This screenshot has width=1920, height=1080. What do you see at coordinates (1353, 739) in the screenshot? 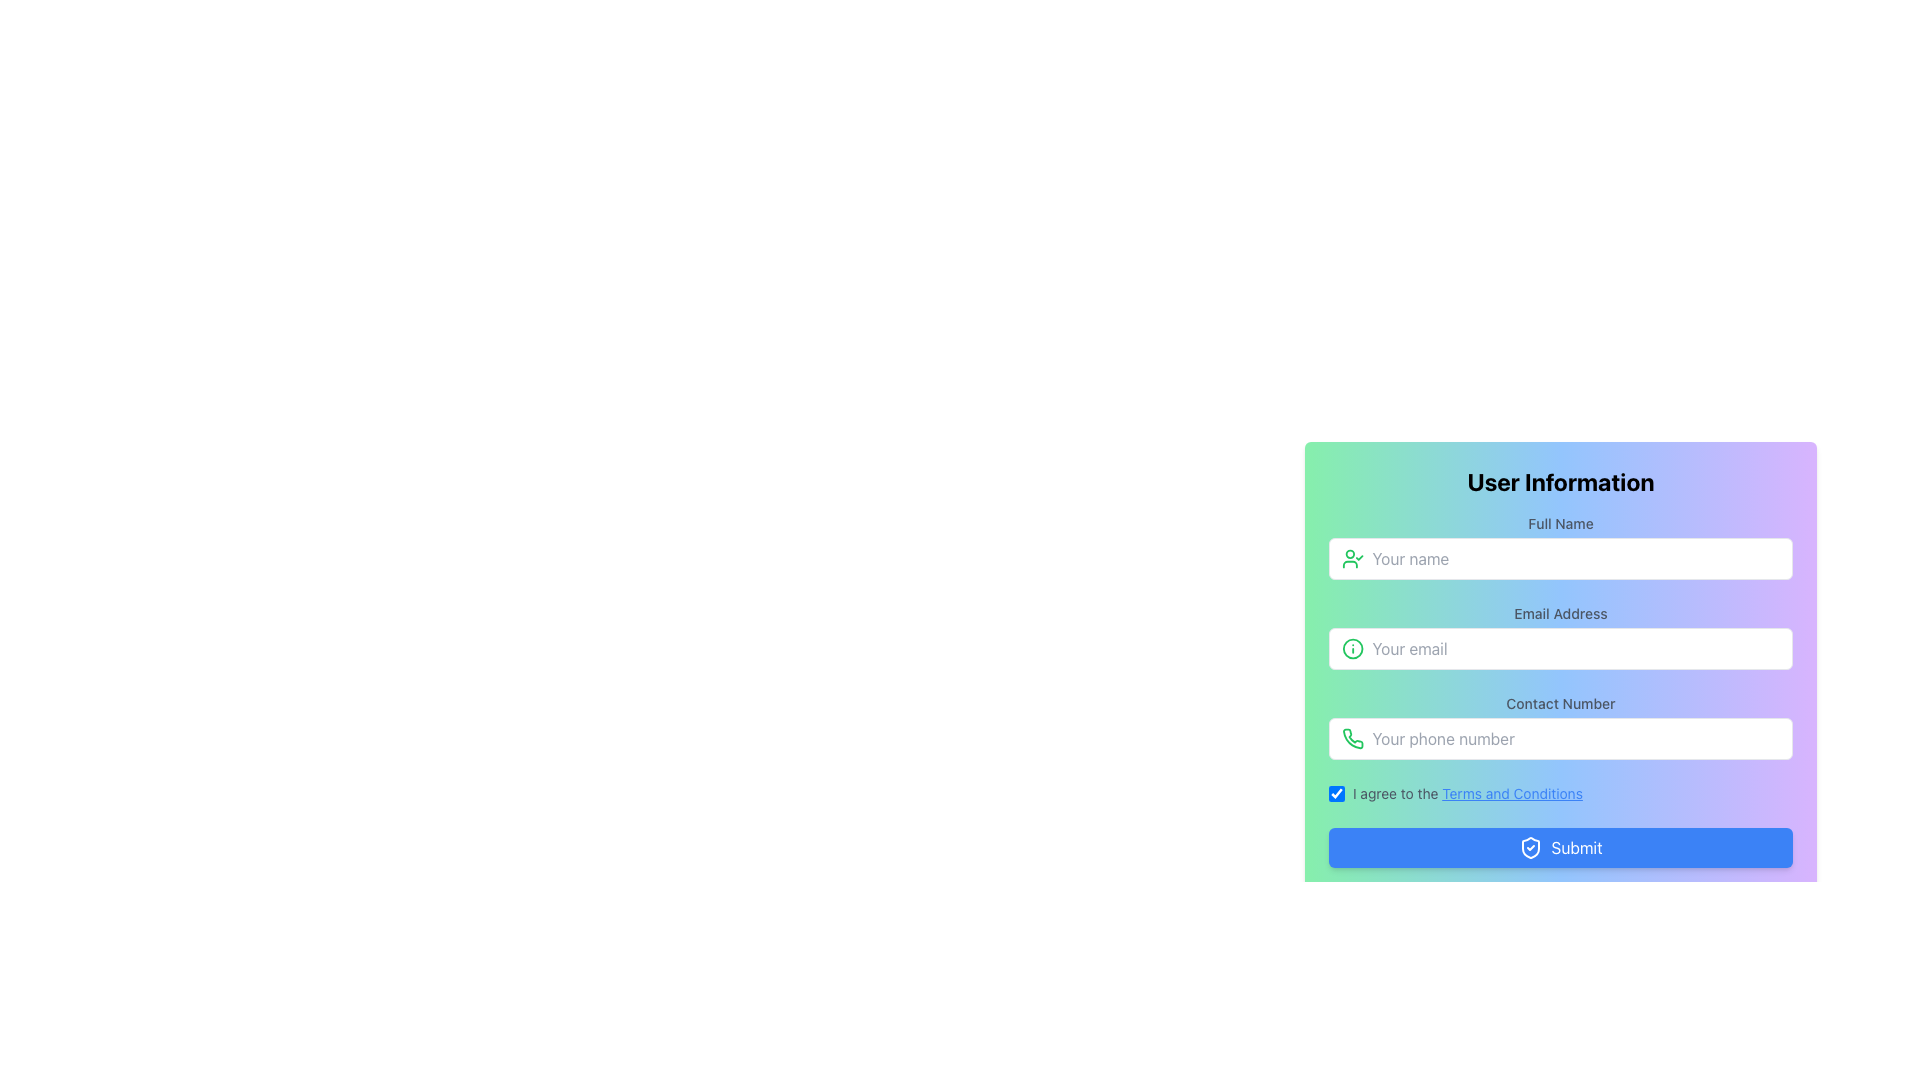
I see `the phone number icon located to the left of the 'Your phone number' input field in the 'User Information' section` at bounding box center [1353, 739].